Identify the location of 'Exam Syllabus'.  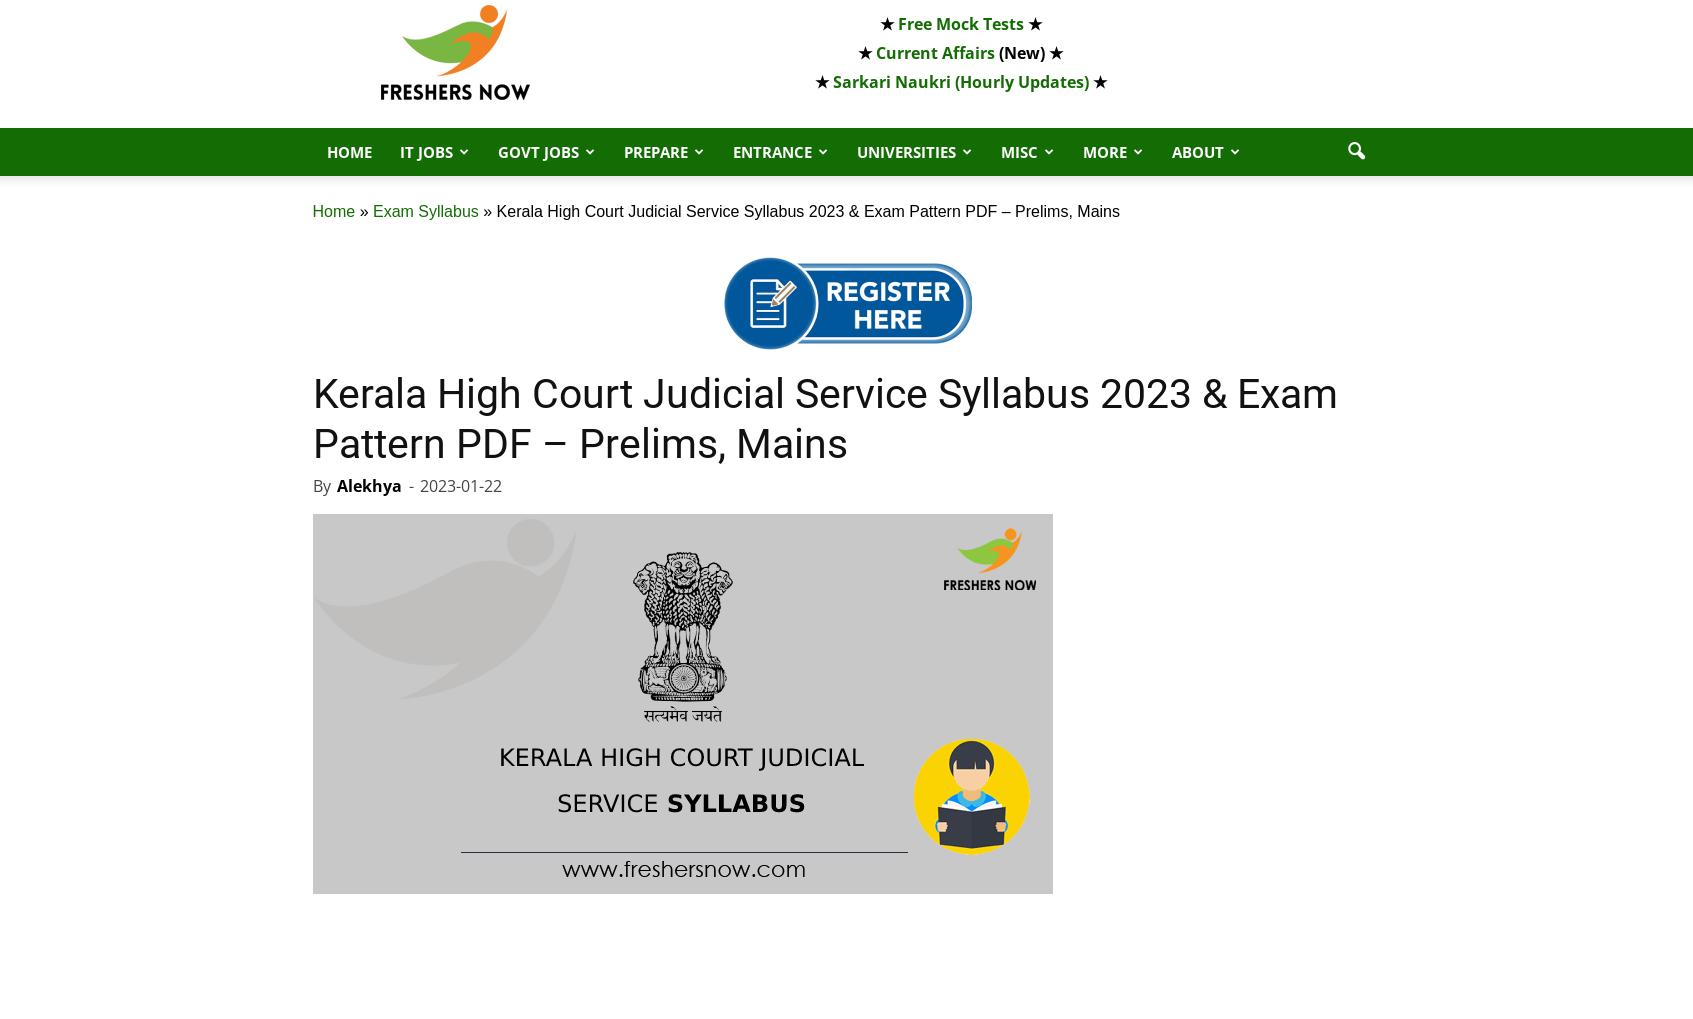
(423, 210).